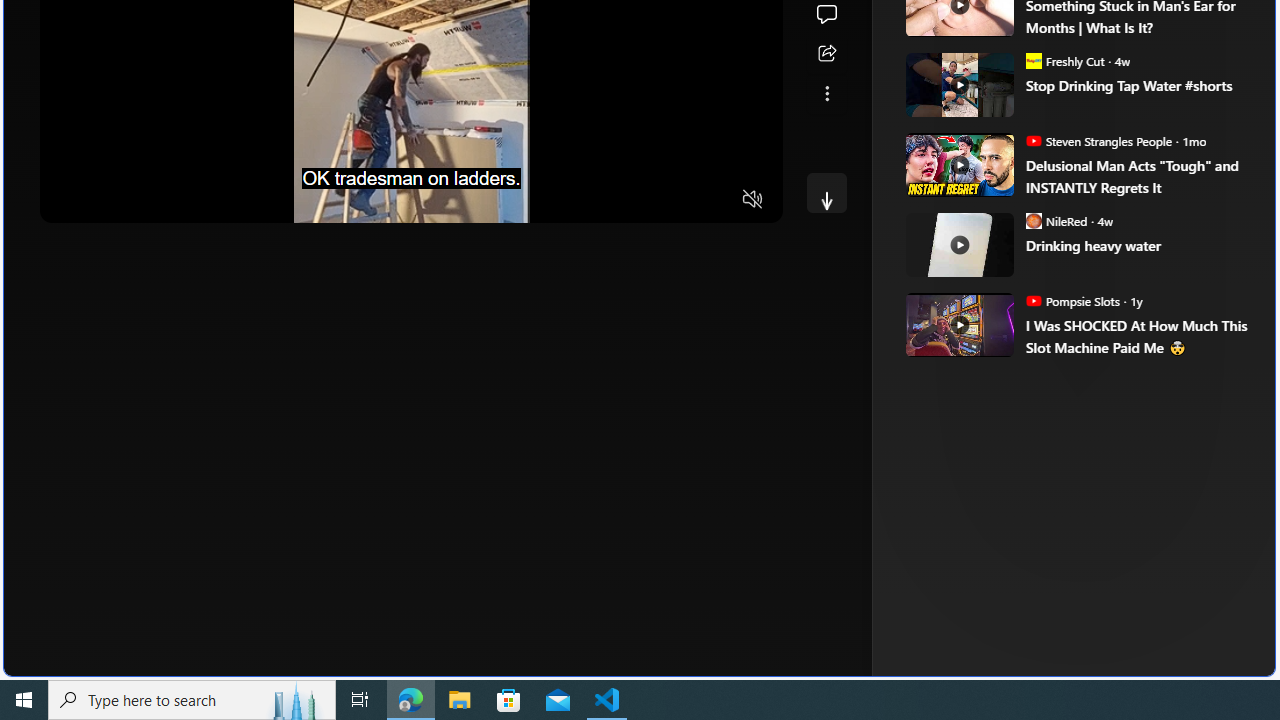 This screenshot has height=720, width=1280. Describe the element at coordinates (1136, 84) in the screenshot. I see `'Stop Drinking Tap Water #shorts'` at that location.